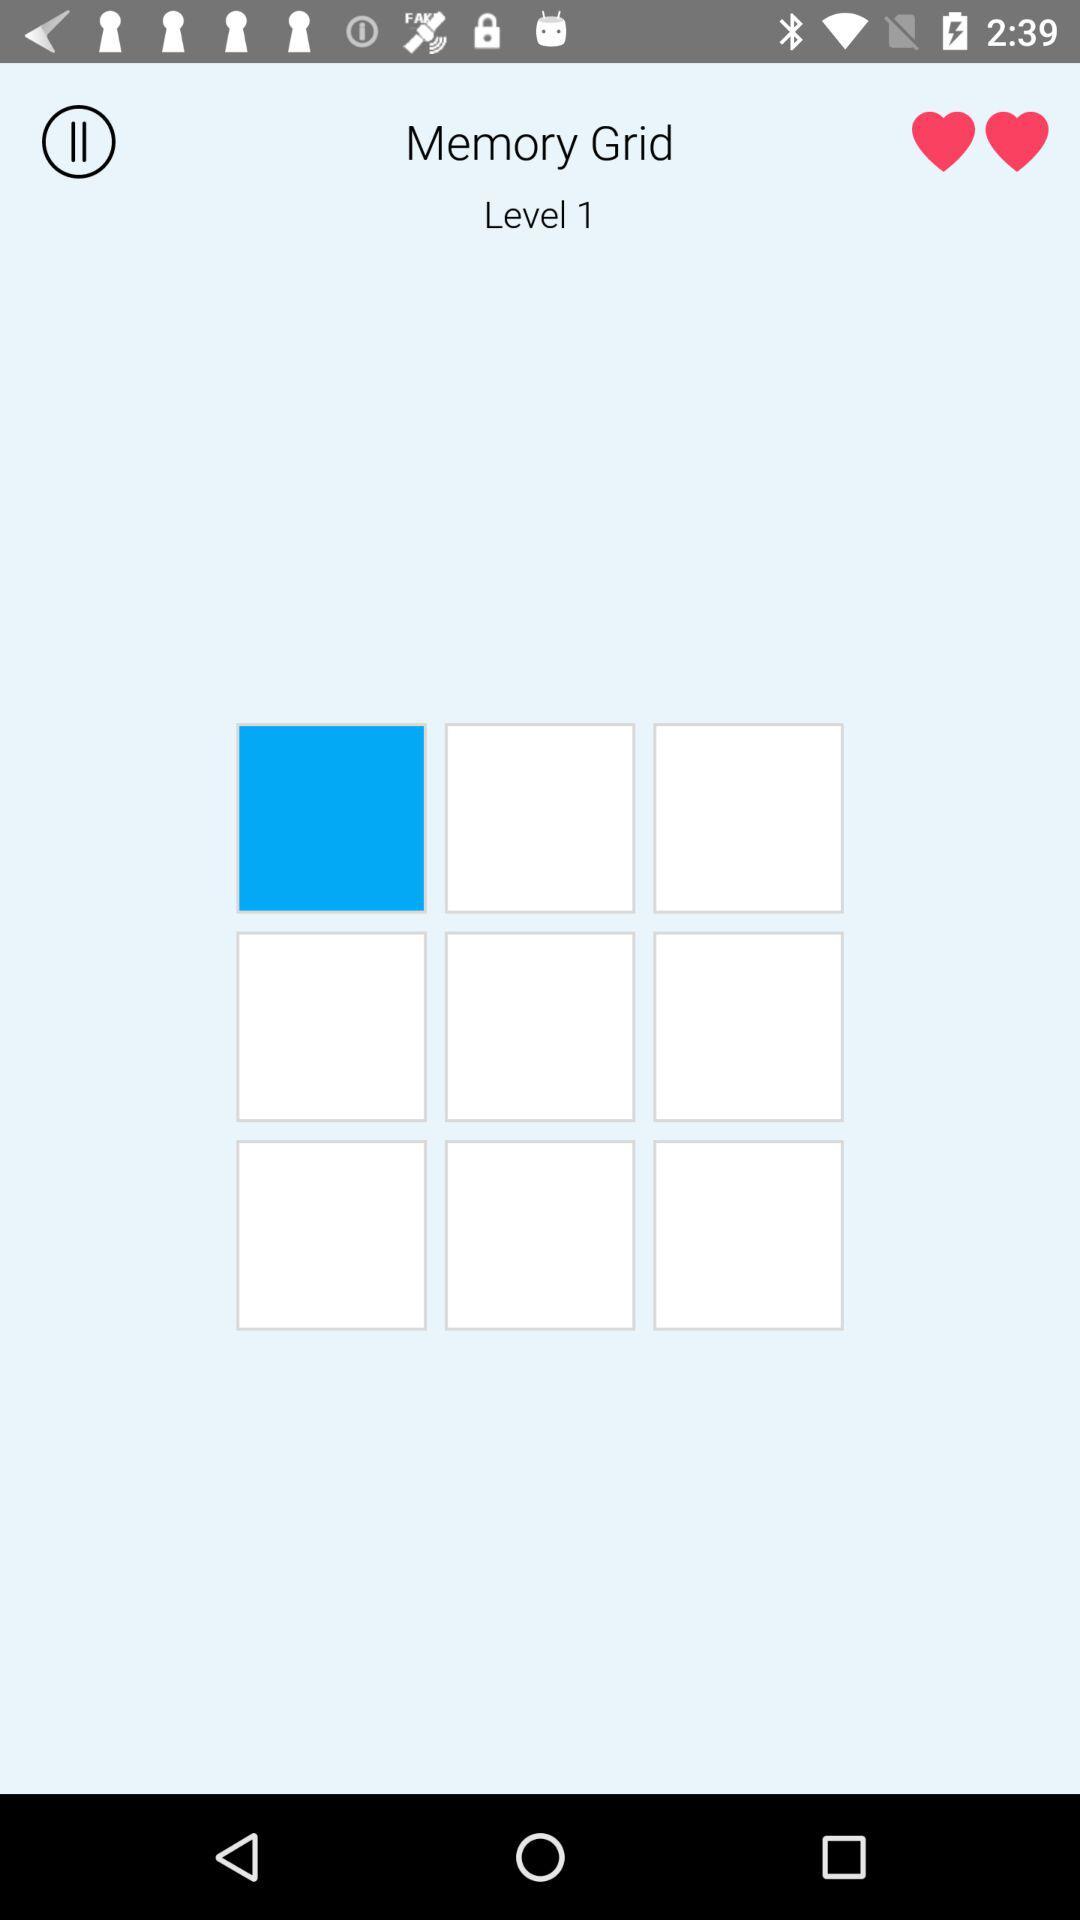 The image size is (1080, 1920). Describe the element at coordinates (748, 818) in the screenshot. I see `the icon below level 1 icon` at that location.